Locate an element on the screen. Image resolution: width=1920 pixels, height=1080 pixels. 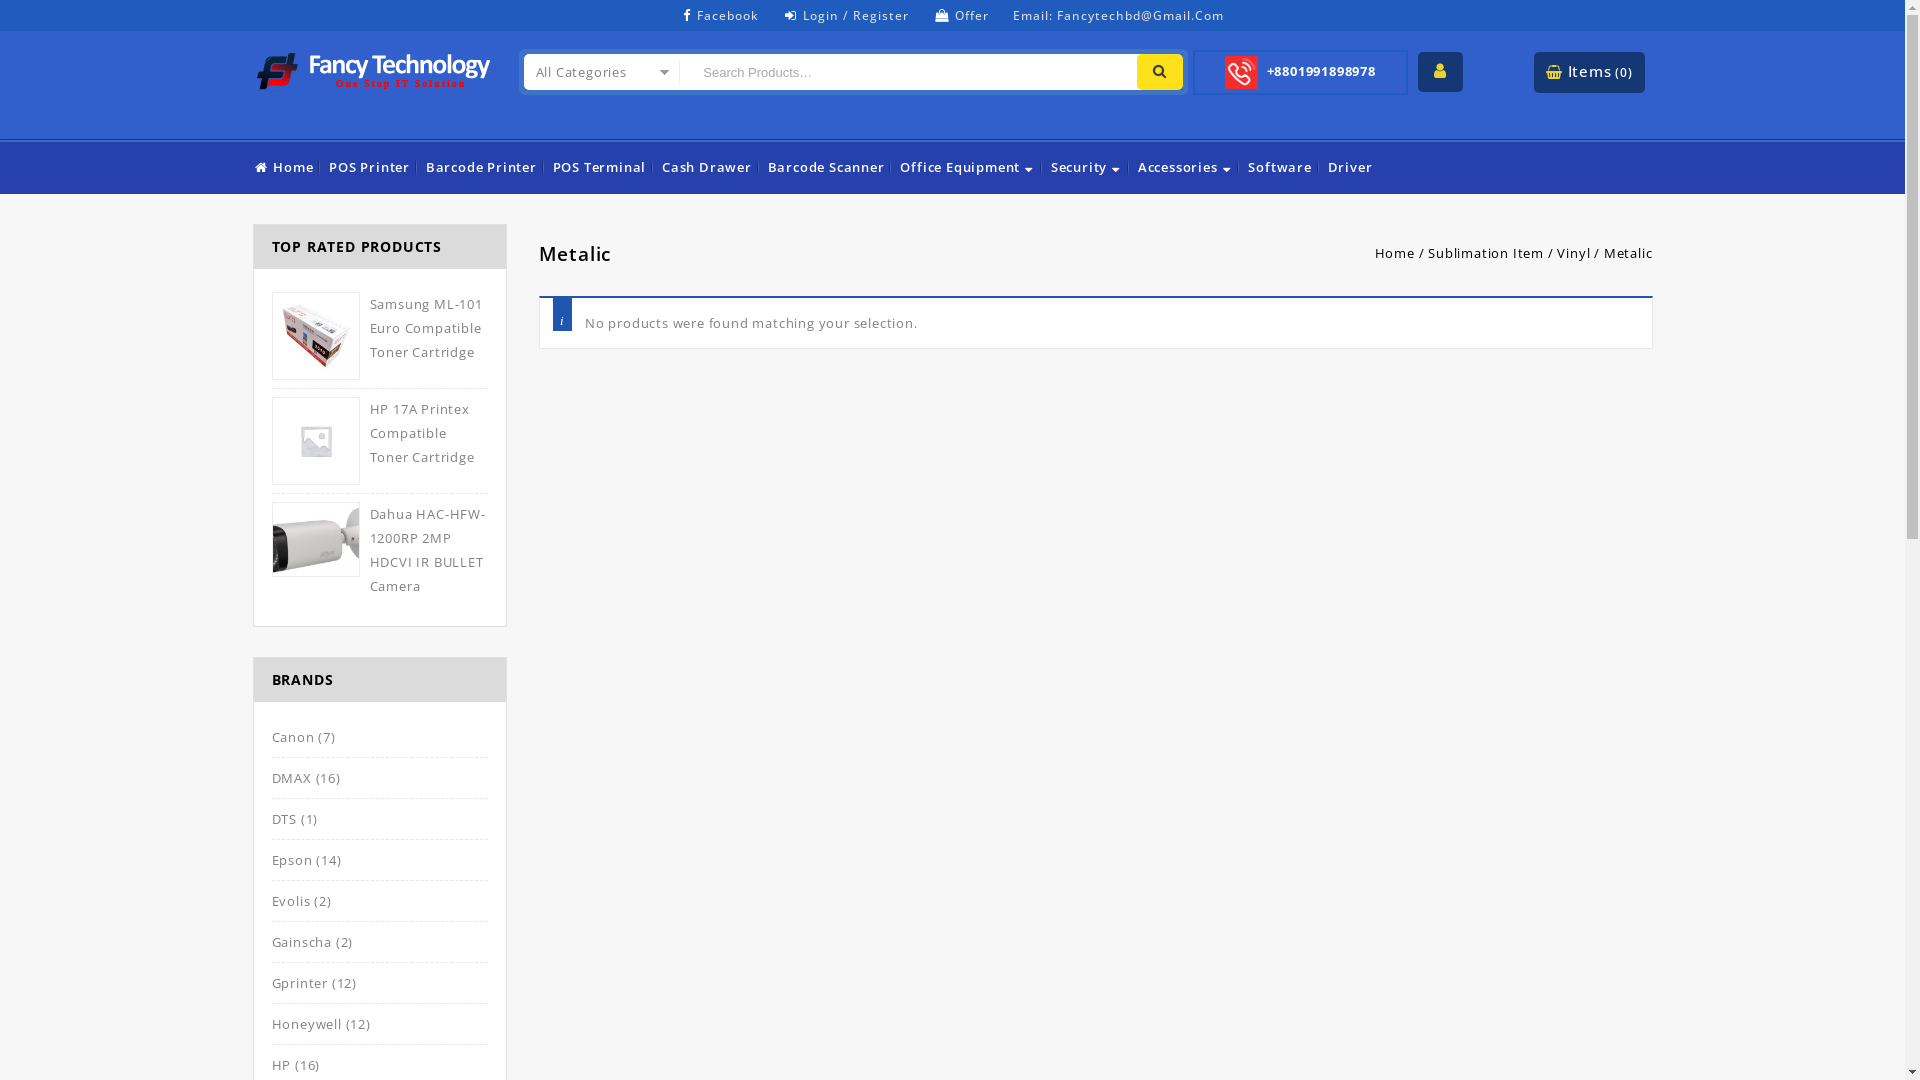
'Search for:' is located at coordinates (904, 71).